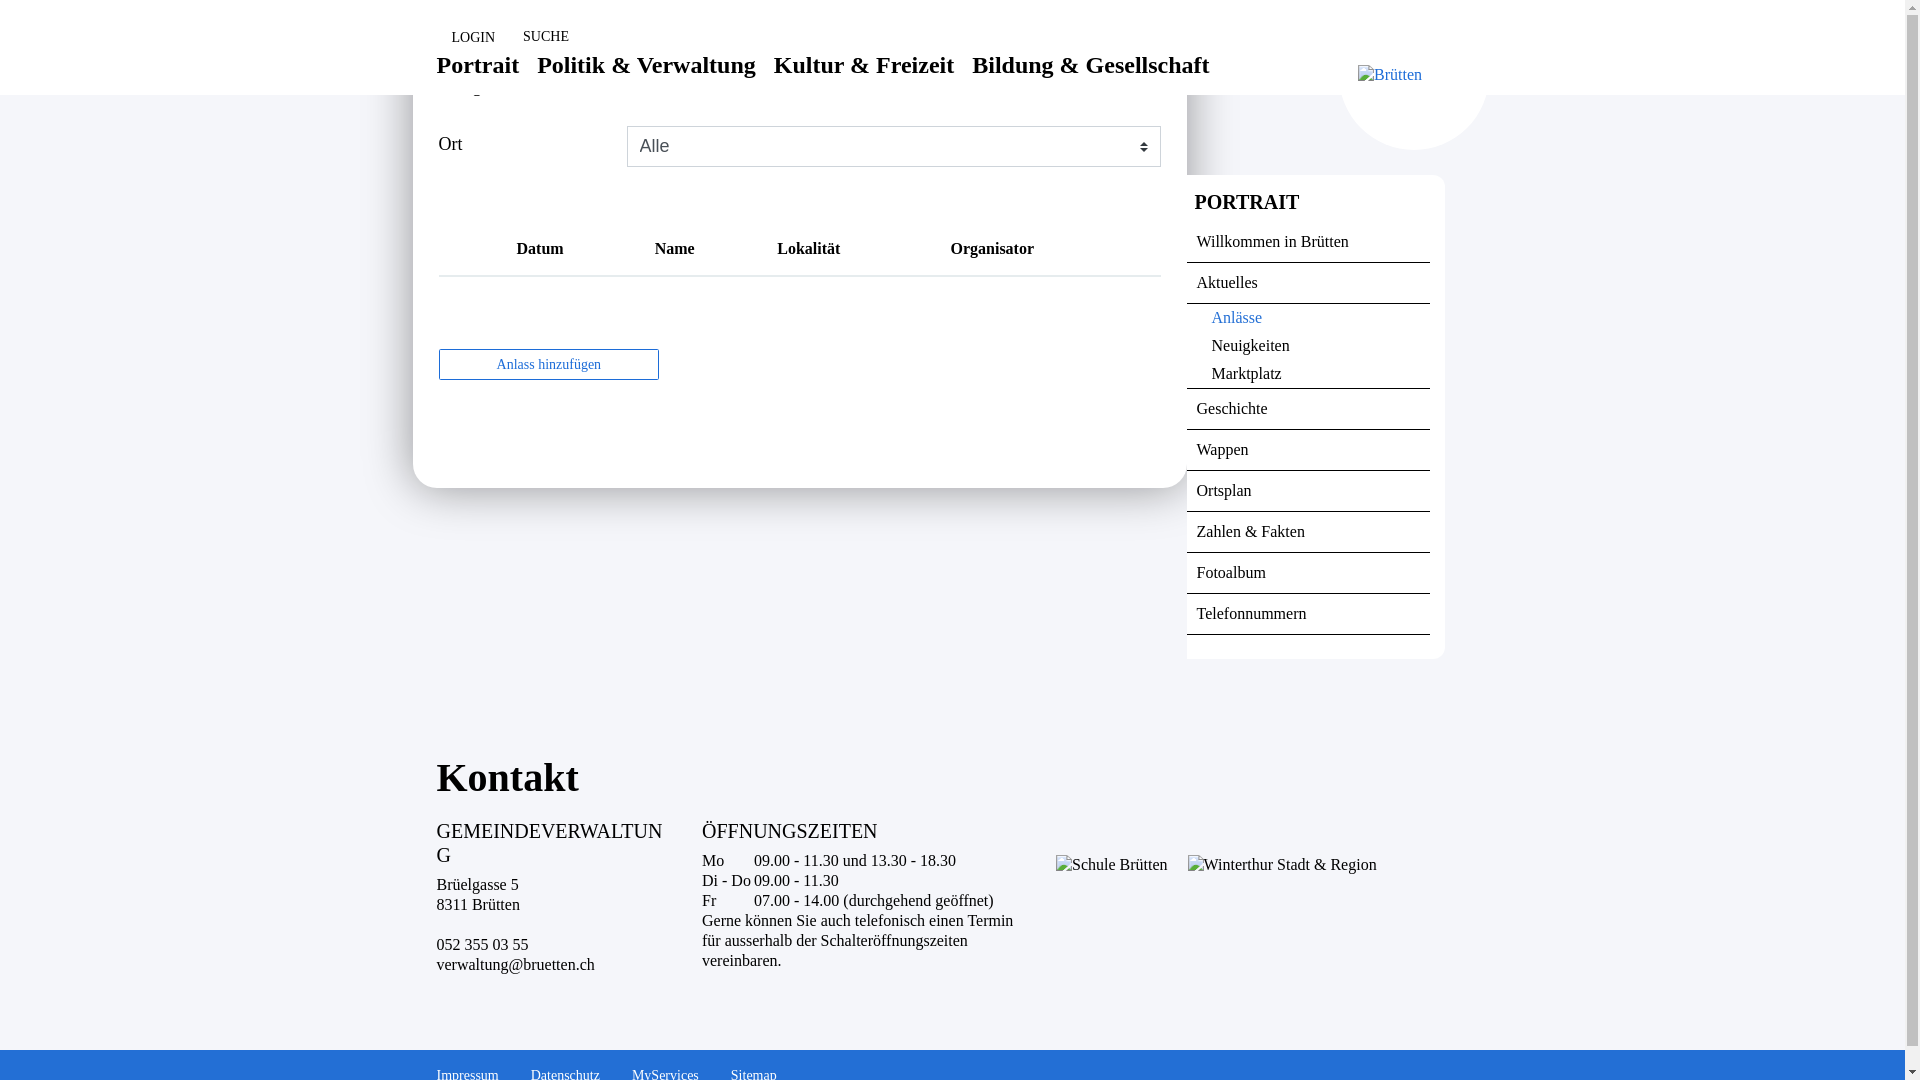 The height and width of the screenshot is (1080, 1920). What do you see at coordinates (1307, 491) in the screenshot?
I see `'Ortsplan'` at bounding box center [1307, 491].